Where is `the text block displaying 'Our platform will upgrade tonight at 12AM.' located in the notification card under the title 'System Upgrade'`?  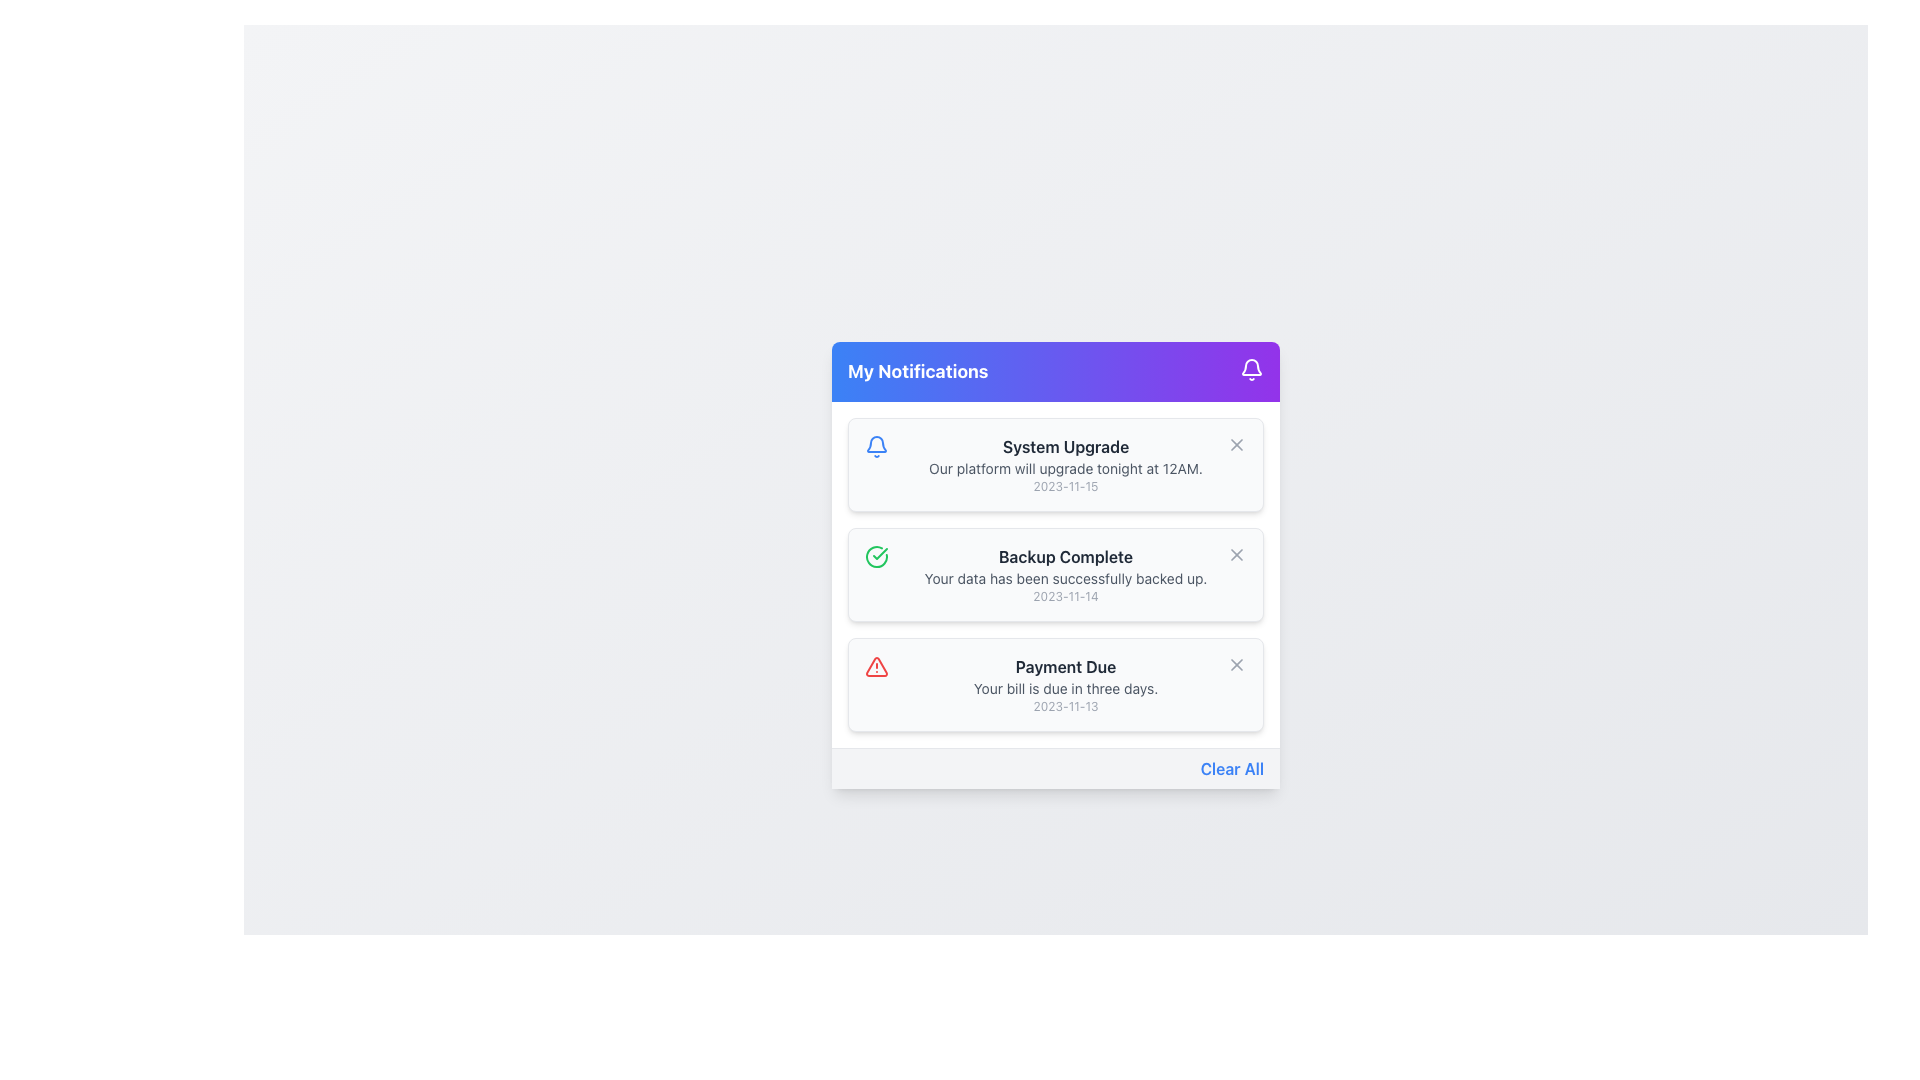 the text block displaying 'Our platform will upgrade tonight at 12AM.' located in the notification card under the title 'System Upgrade' is located at coordinates (1064, 468).